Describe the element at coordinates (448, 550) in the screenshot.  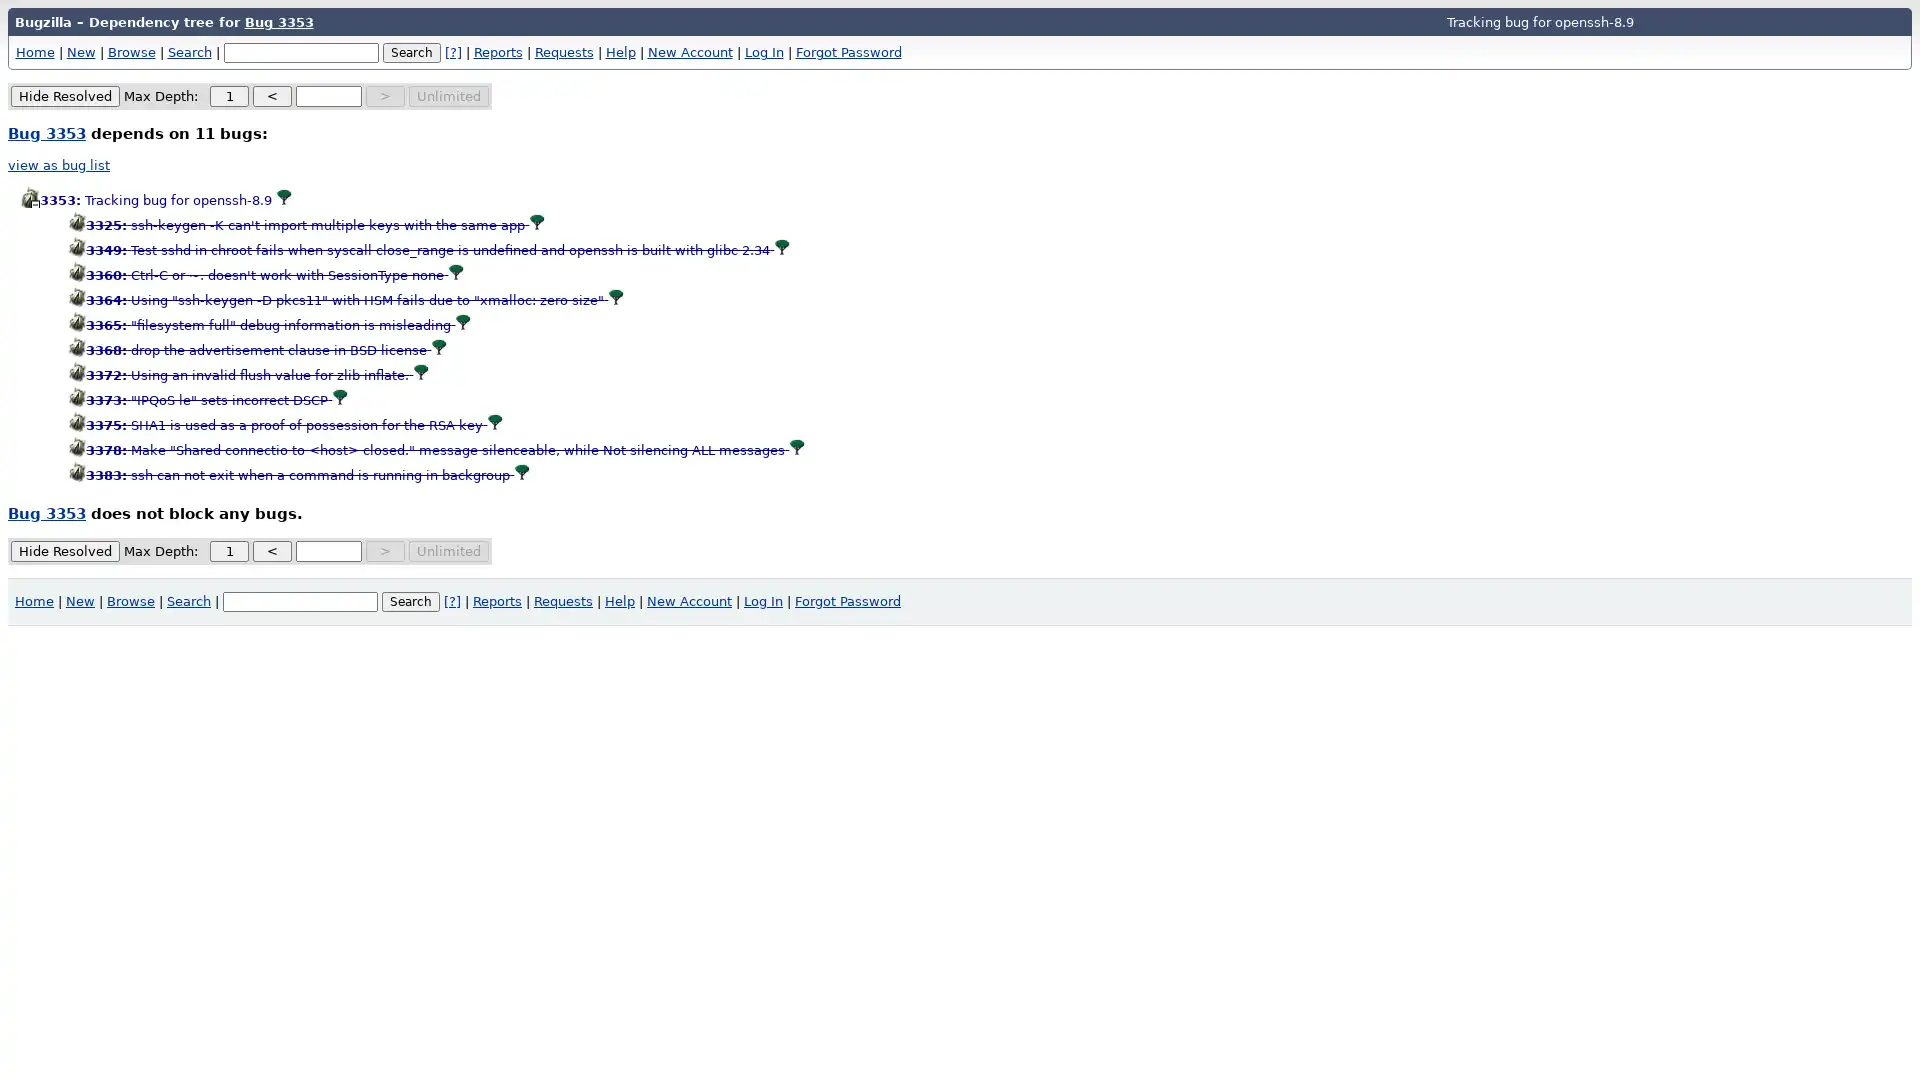
I see `Unlimited` at that location.